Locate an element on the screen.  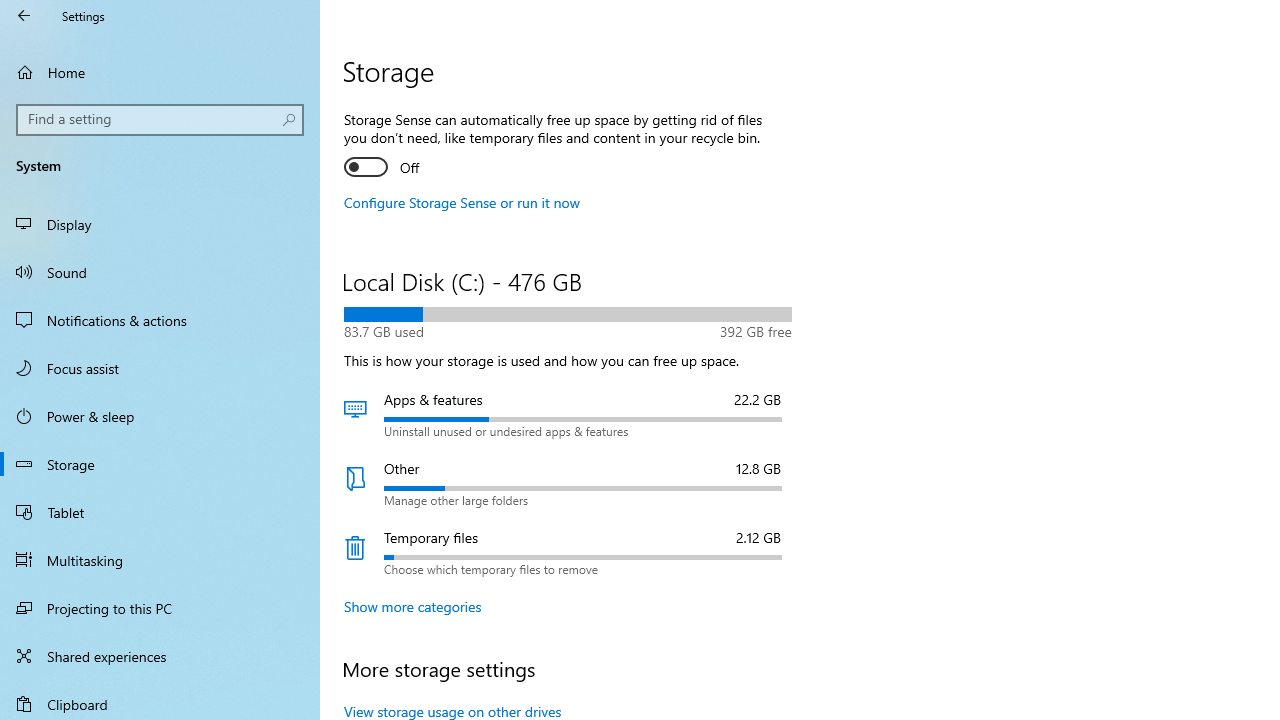
'Back' is located at coordinates (24, 15).